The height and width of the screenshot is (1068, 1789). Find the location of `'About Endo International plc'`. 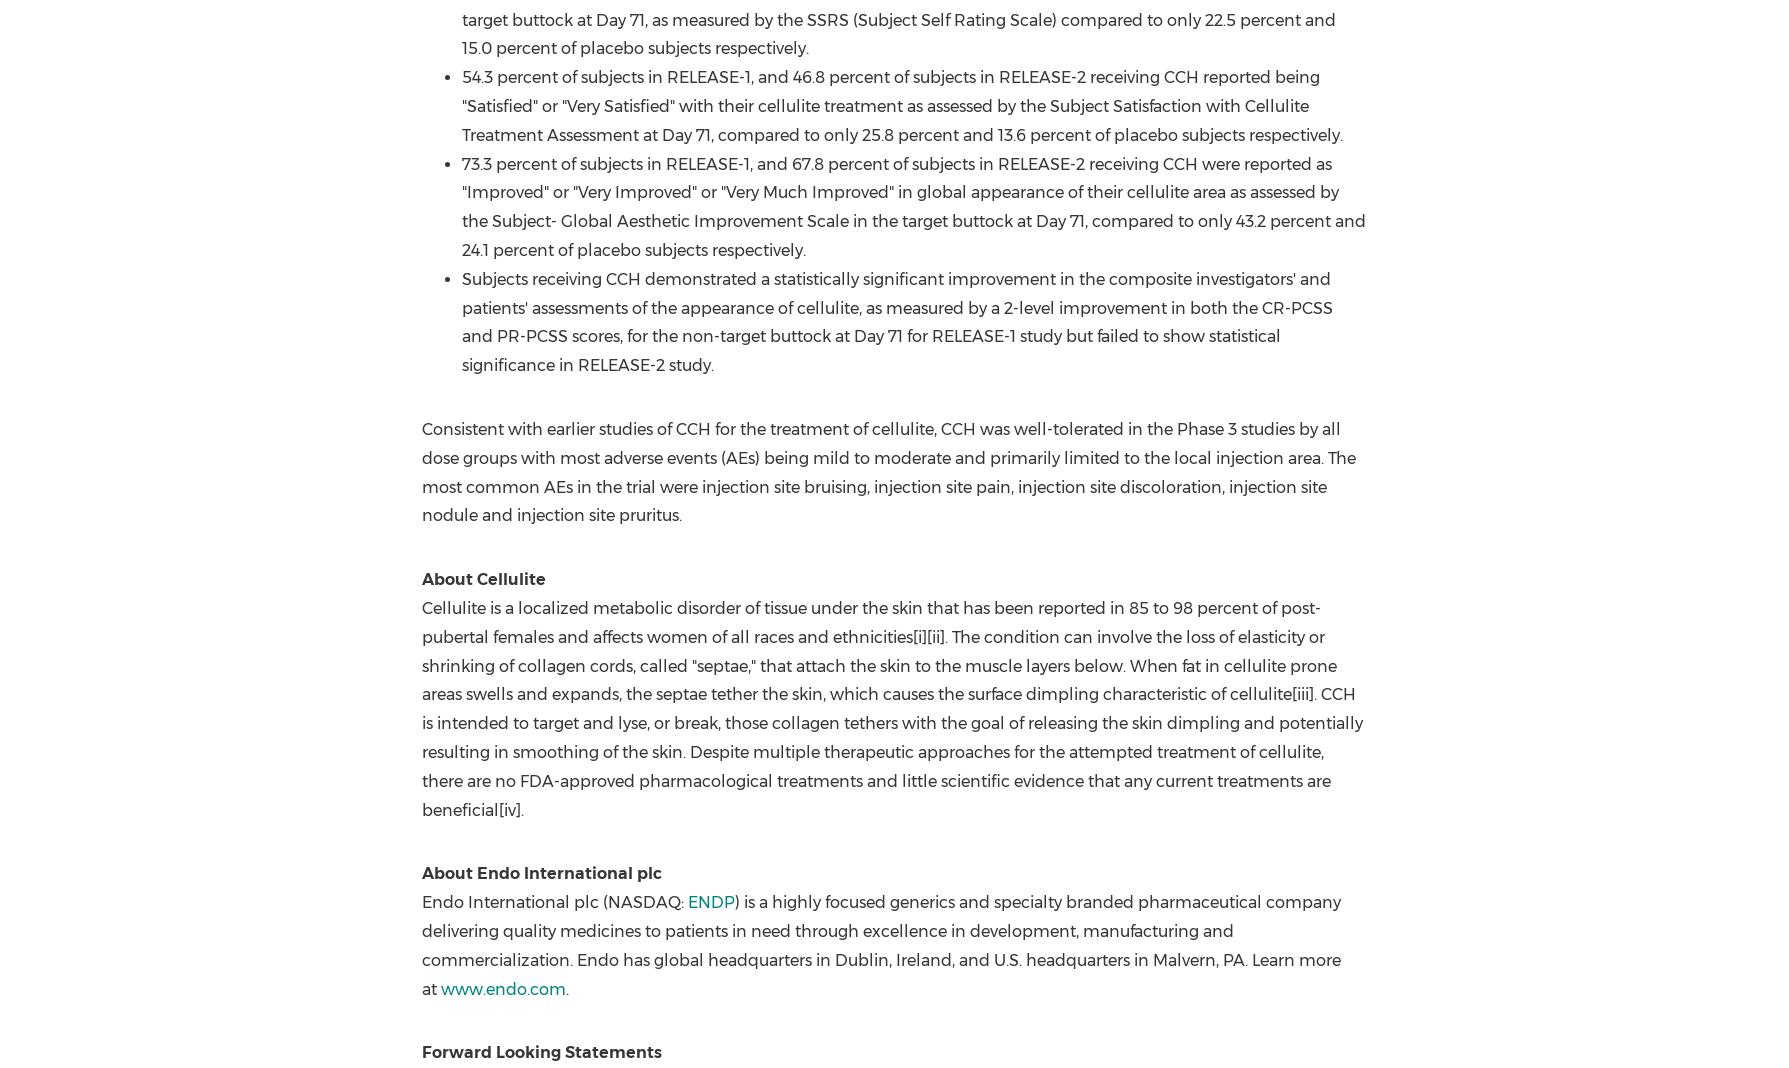

'About Endo International plc' is located at coordinates (541, 872).